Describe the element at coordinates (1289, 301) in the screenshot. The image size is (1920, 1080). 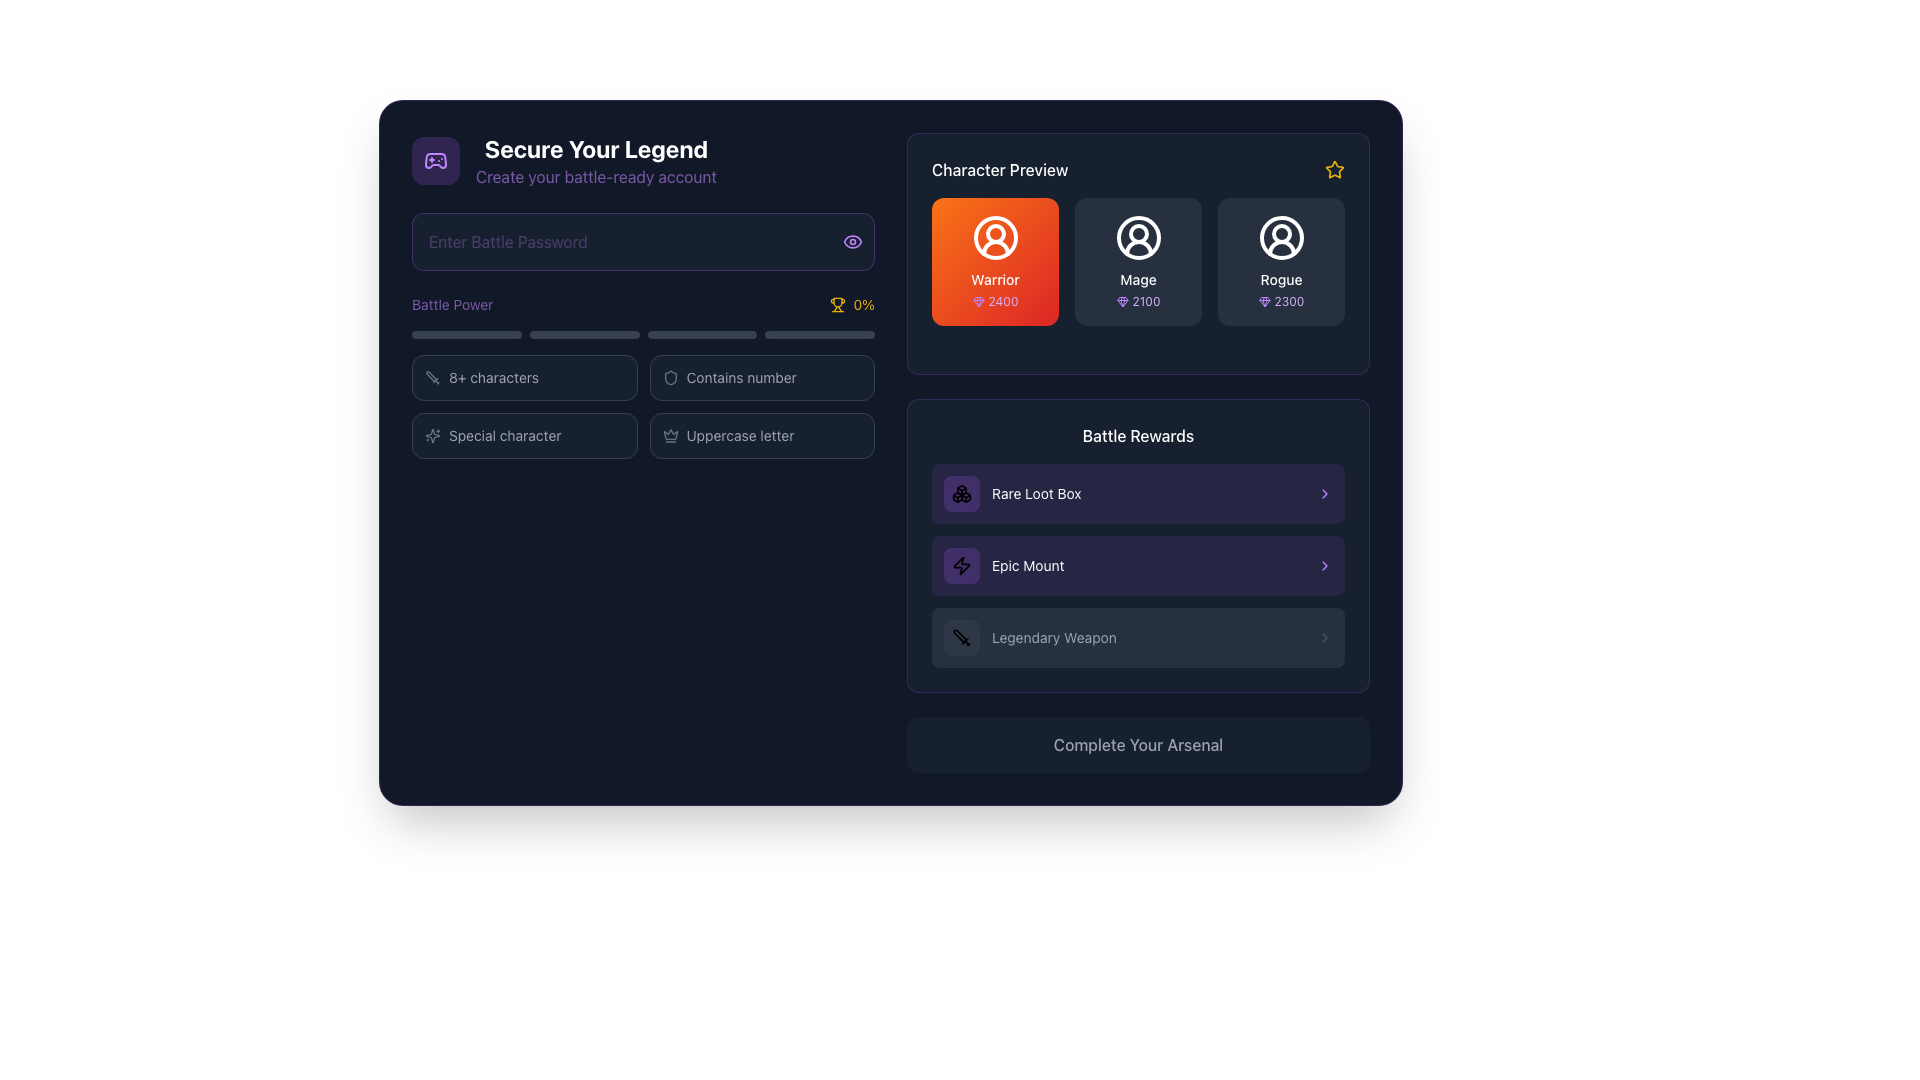
I see `the static text label displaying the score or attribute value for the 'Rogue' character located beneath the 'Rogue' character icon in the 'Character Preview' section` at that location.